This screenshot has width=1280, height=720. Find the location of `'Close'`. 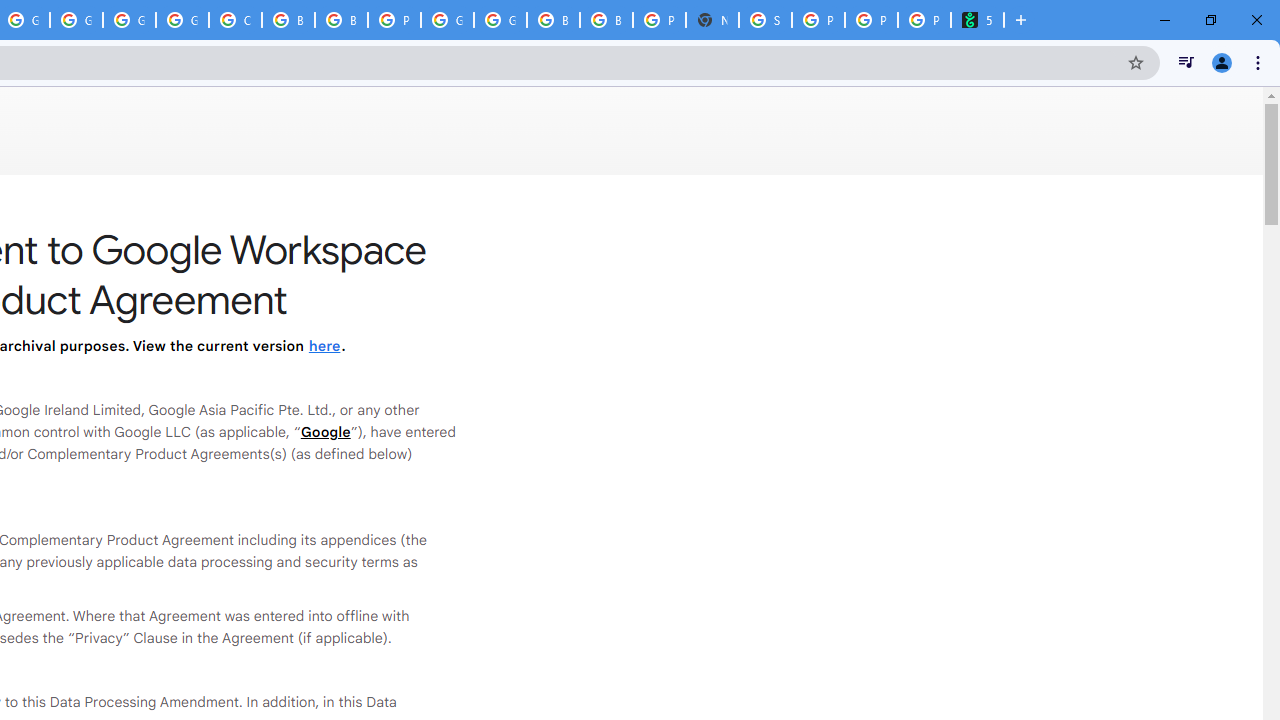

'Close' is located at coordinates (1255, 20).